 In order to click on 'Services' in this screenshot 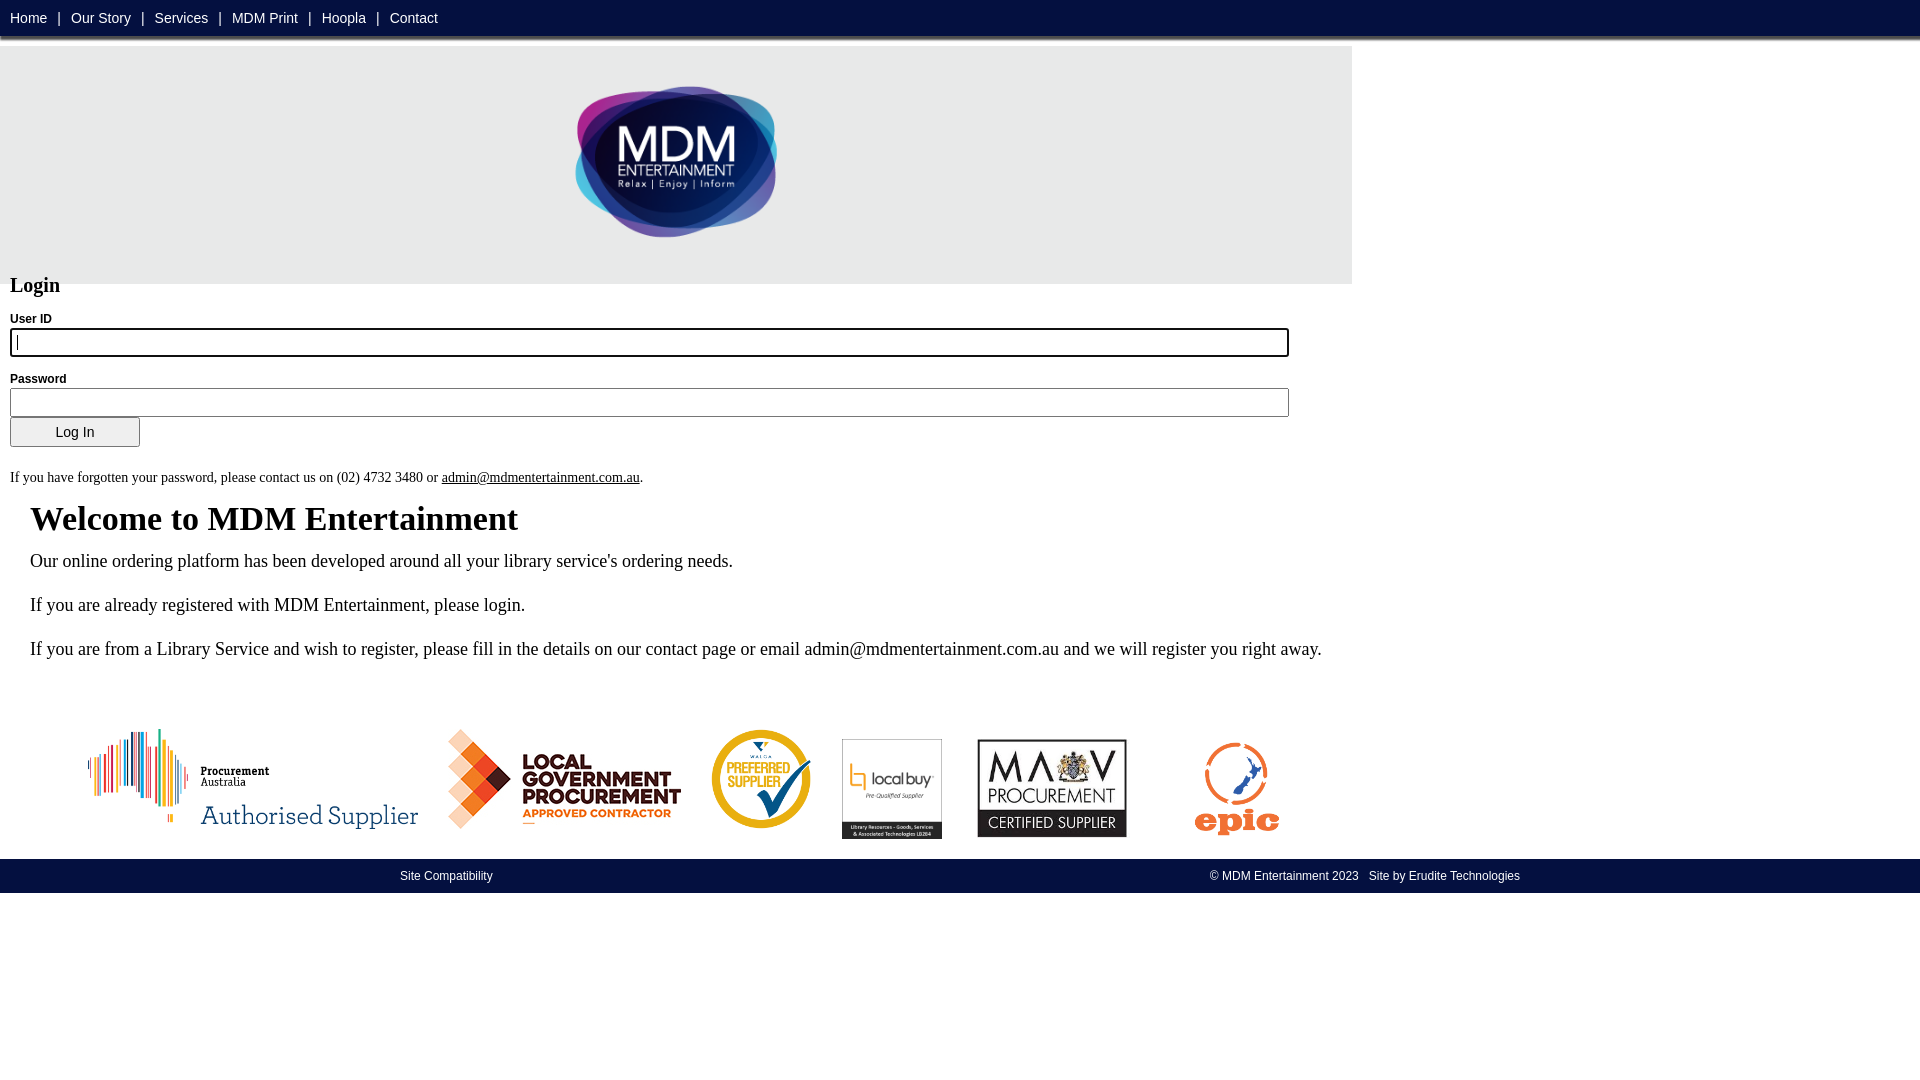, I will do `click(153, 18)`.